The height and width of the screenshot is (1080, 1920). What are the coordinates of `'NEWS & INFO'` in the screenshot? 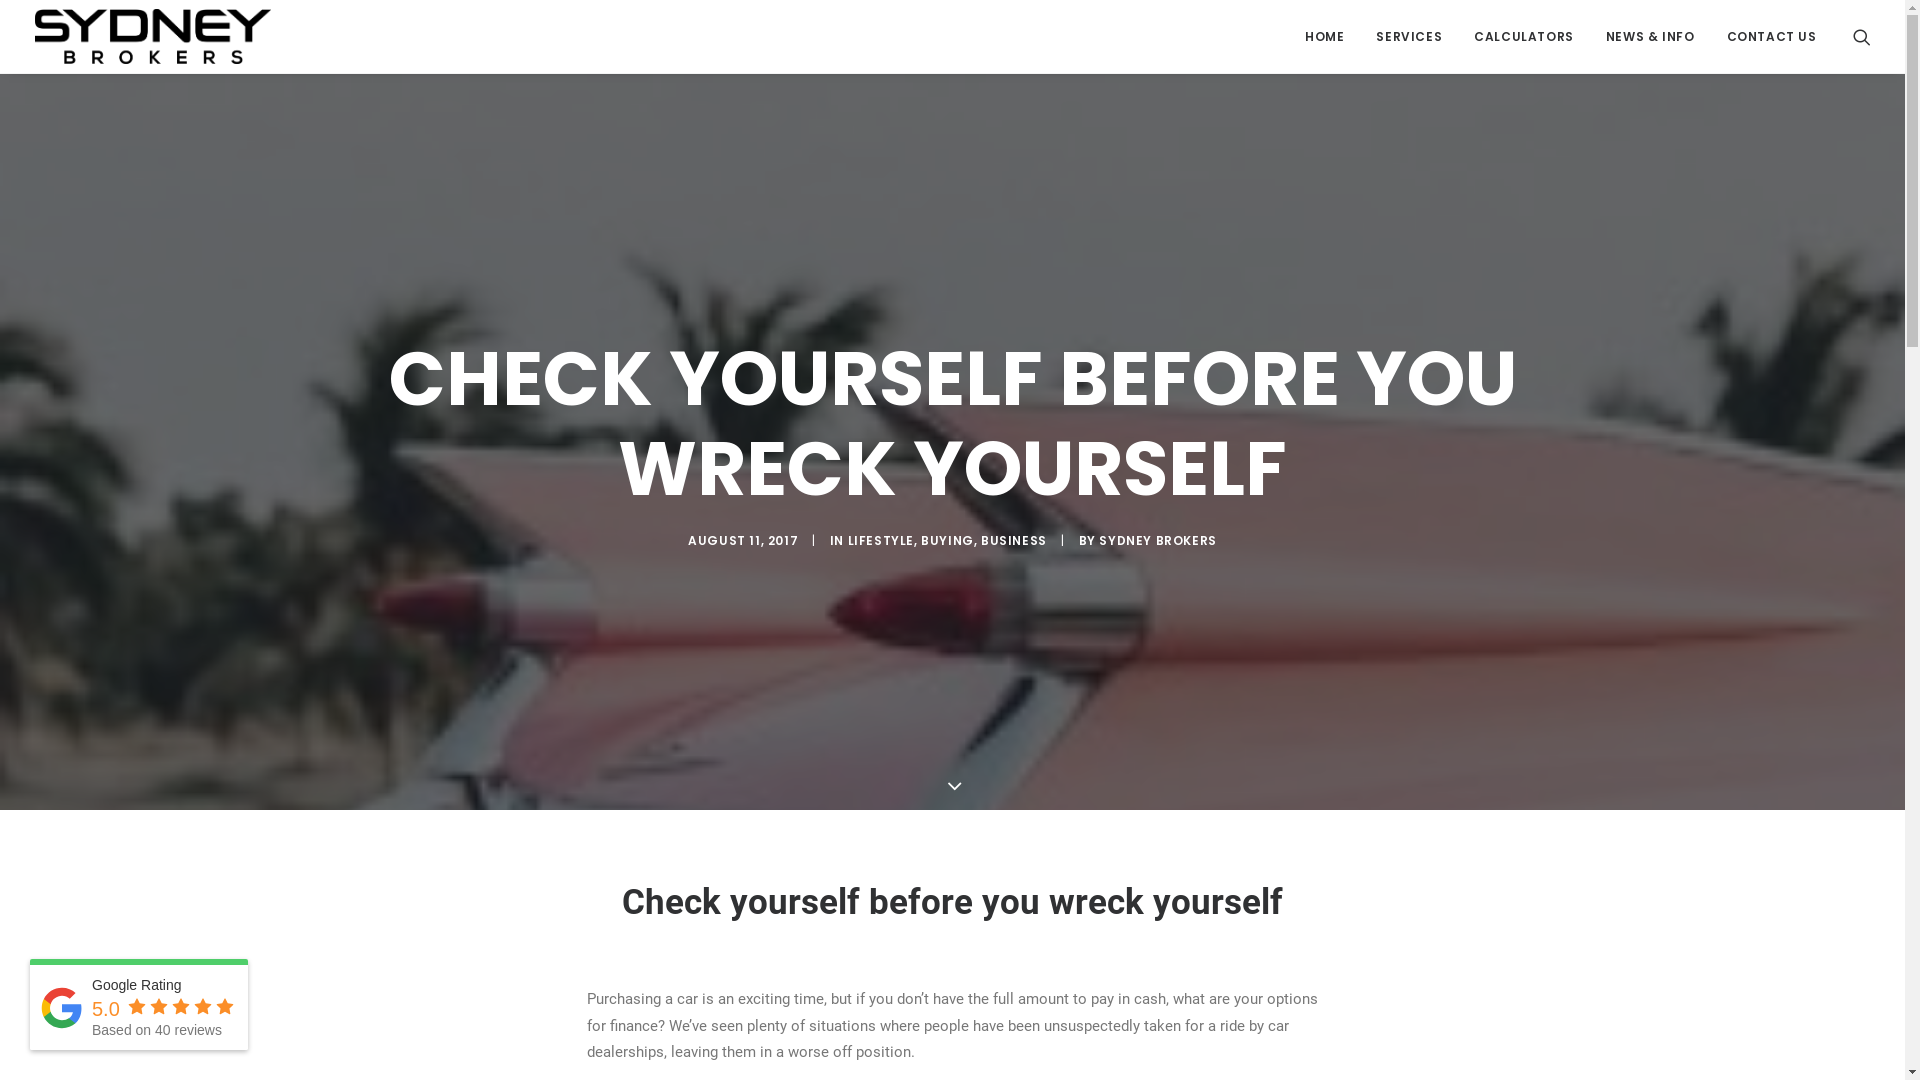 It's located at (1650, 36).